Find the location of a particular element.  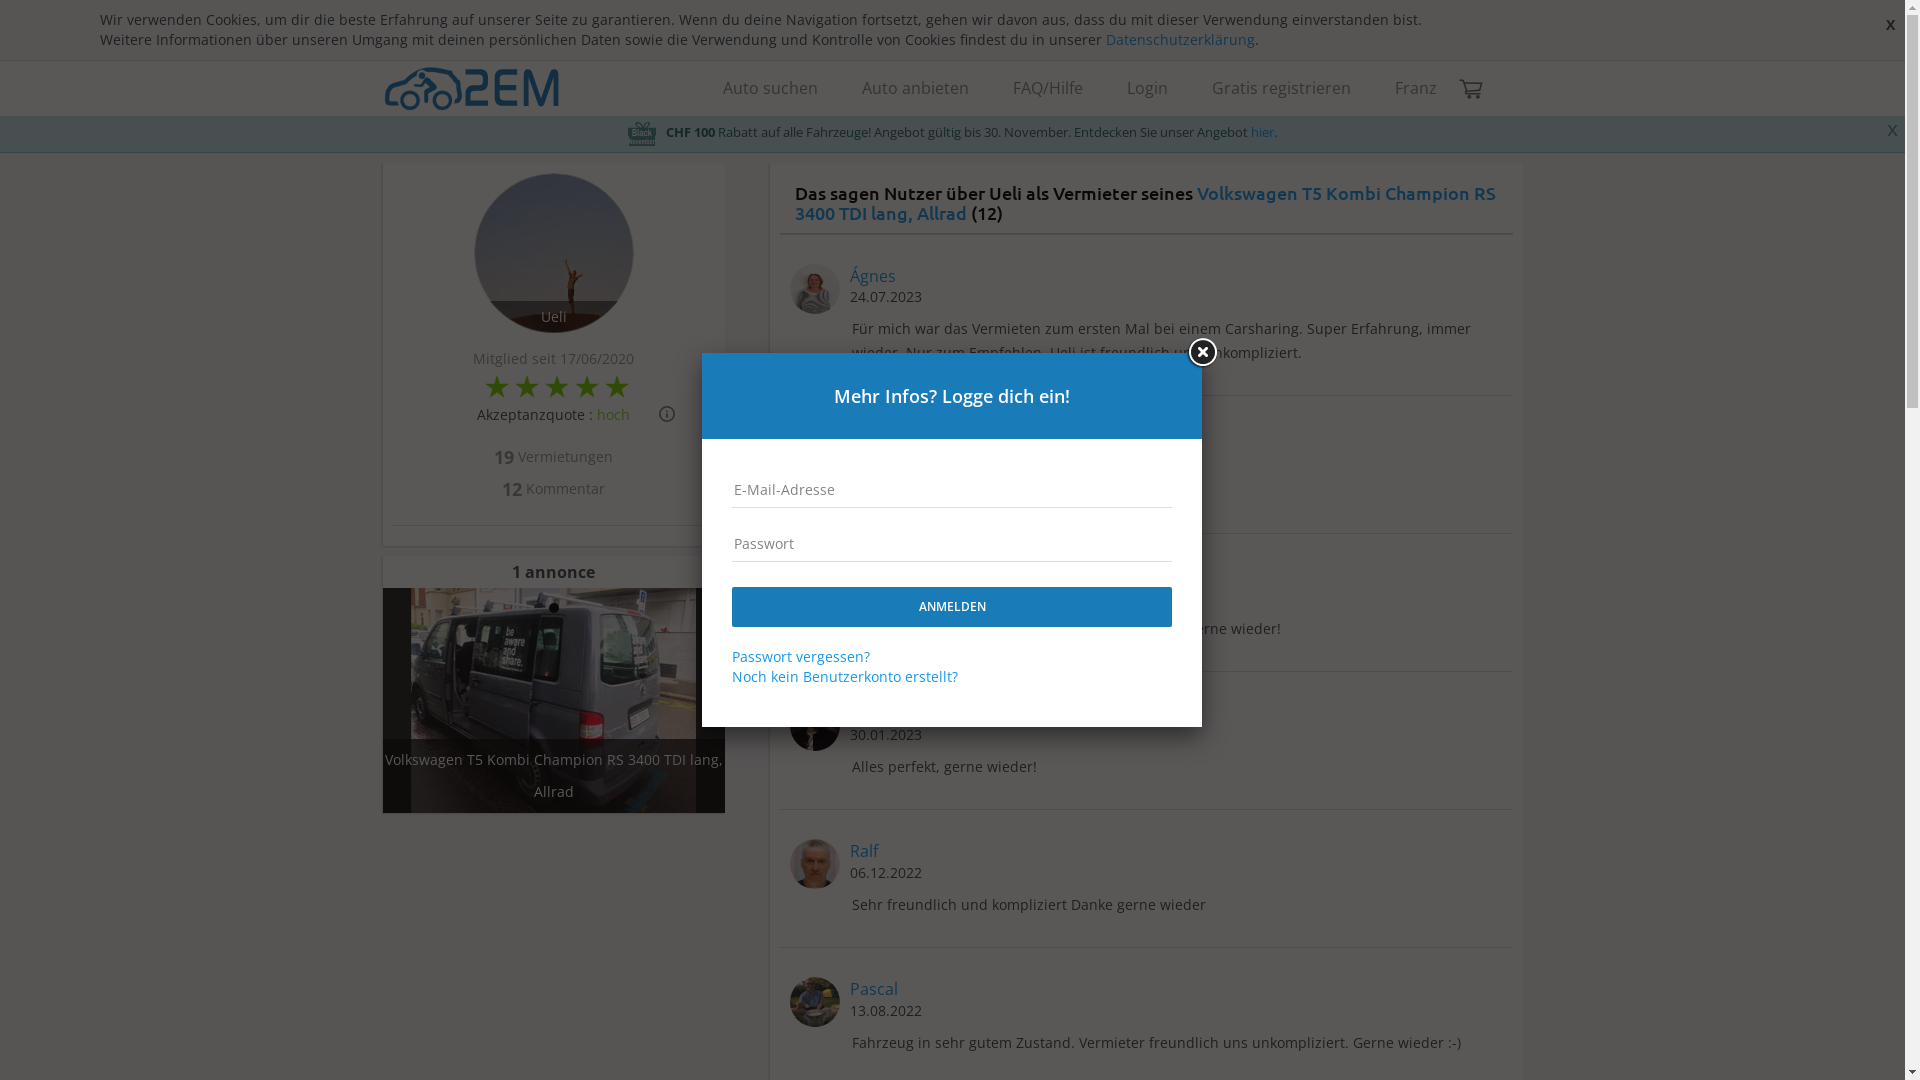

'Ralf' is located at coordinates (864, 851).